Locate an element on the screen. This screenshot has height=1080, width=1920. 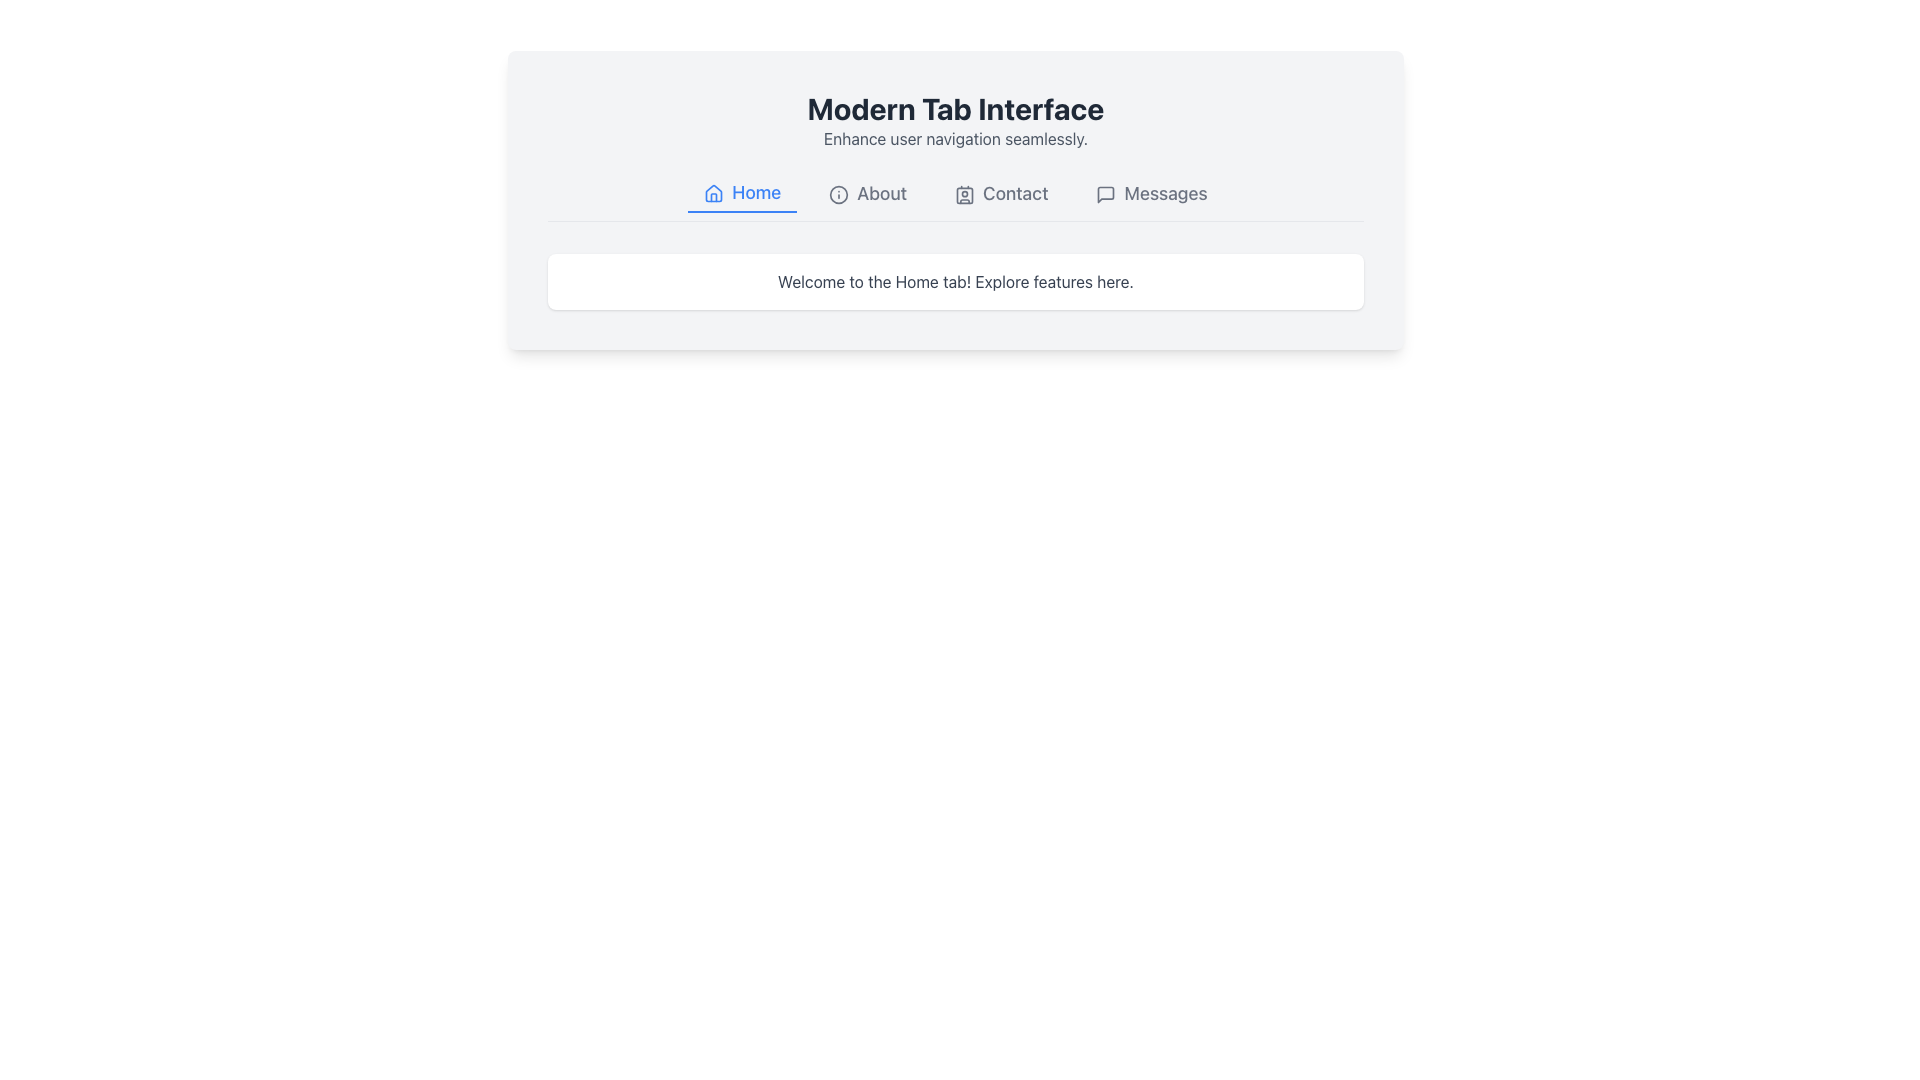
textual title 'Modern Tab Interface' which is bold, large, and dark gray on a light gray background, positioned at the top of the interface is located at coordinates (954, 108).